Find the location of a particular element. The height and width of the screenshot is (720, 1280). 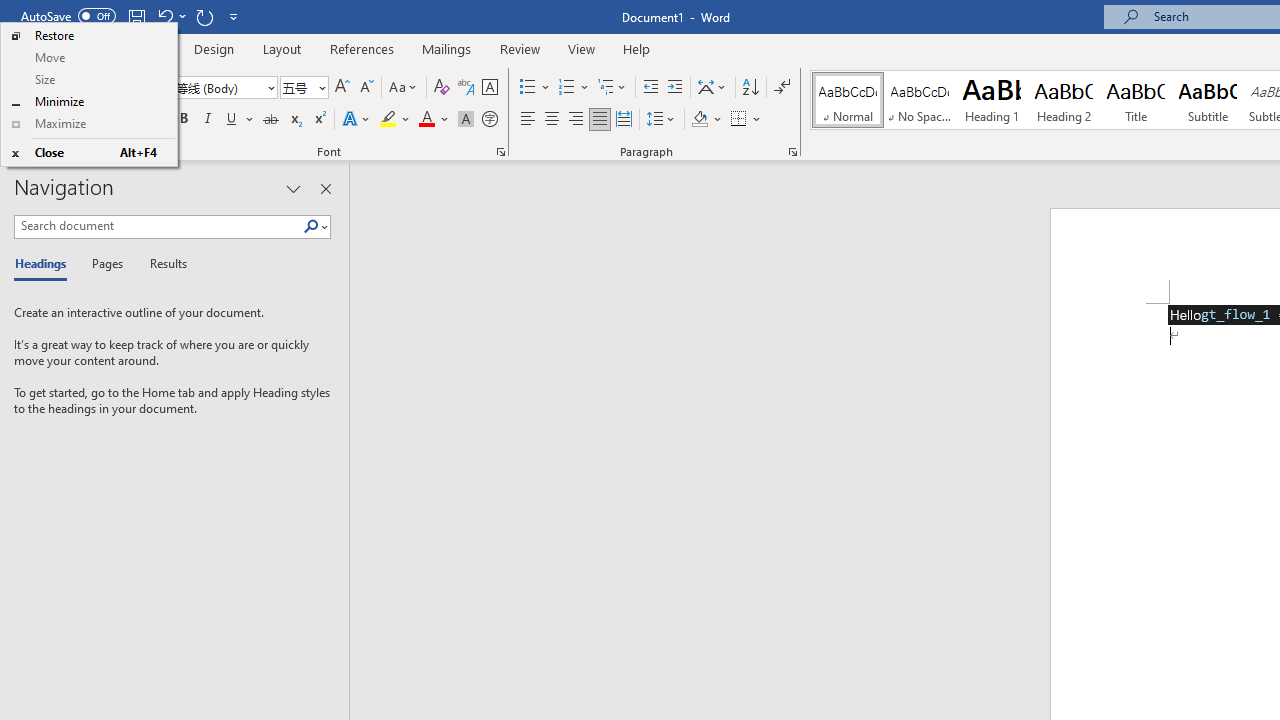

'Repeat Paste' is located at coordinates (204, 16).